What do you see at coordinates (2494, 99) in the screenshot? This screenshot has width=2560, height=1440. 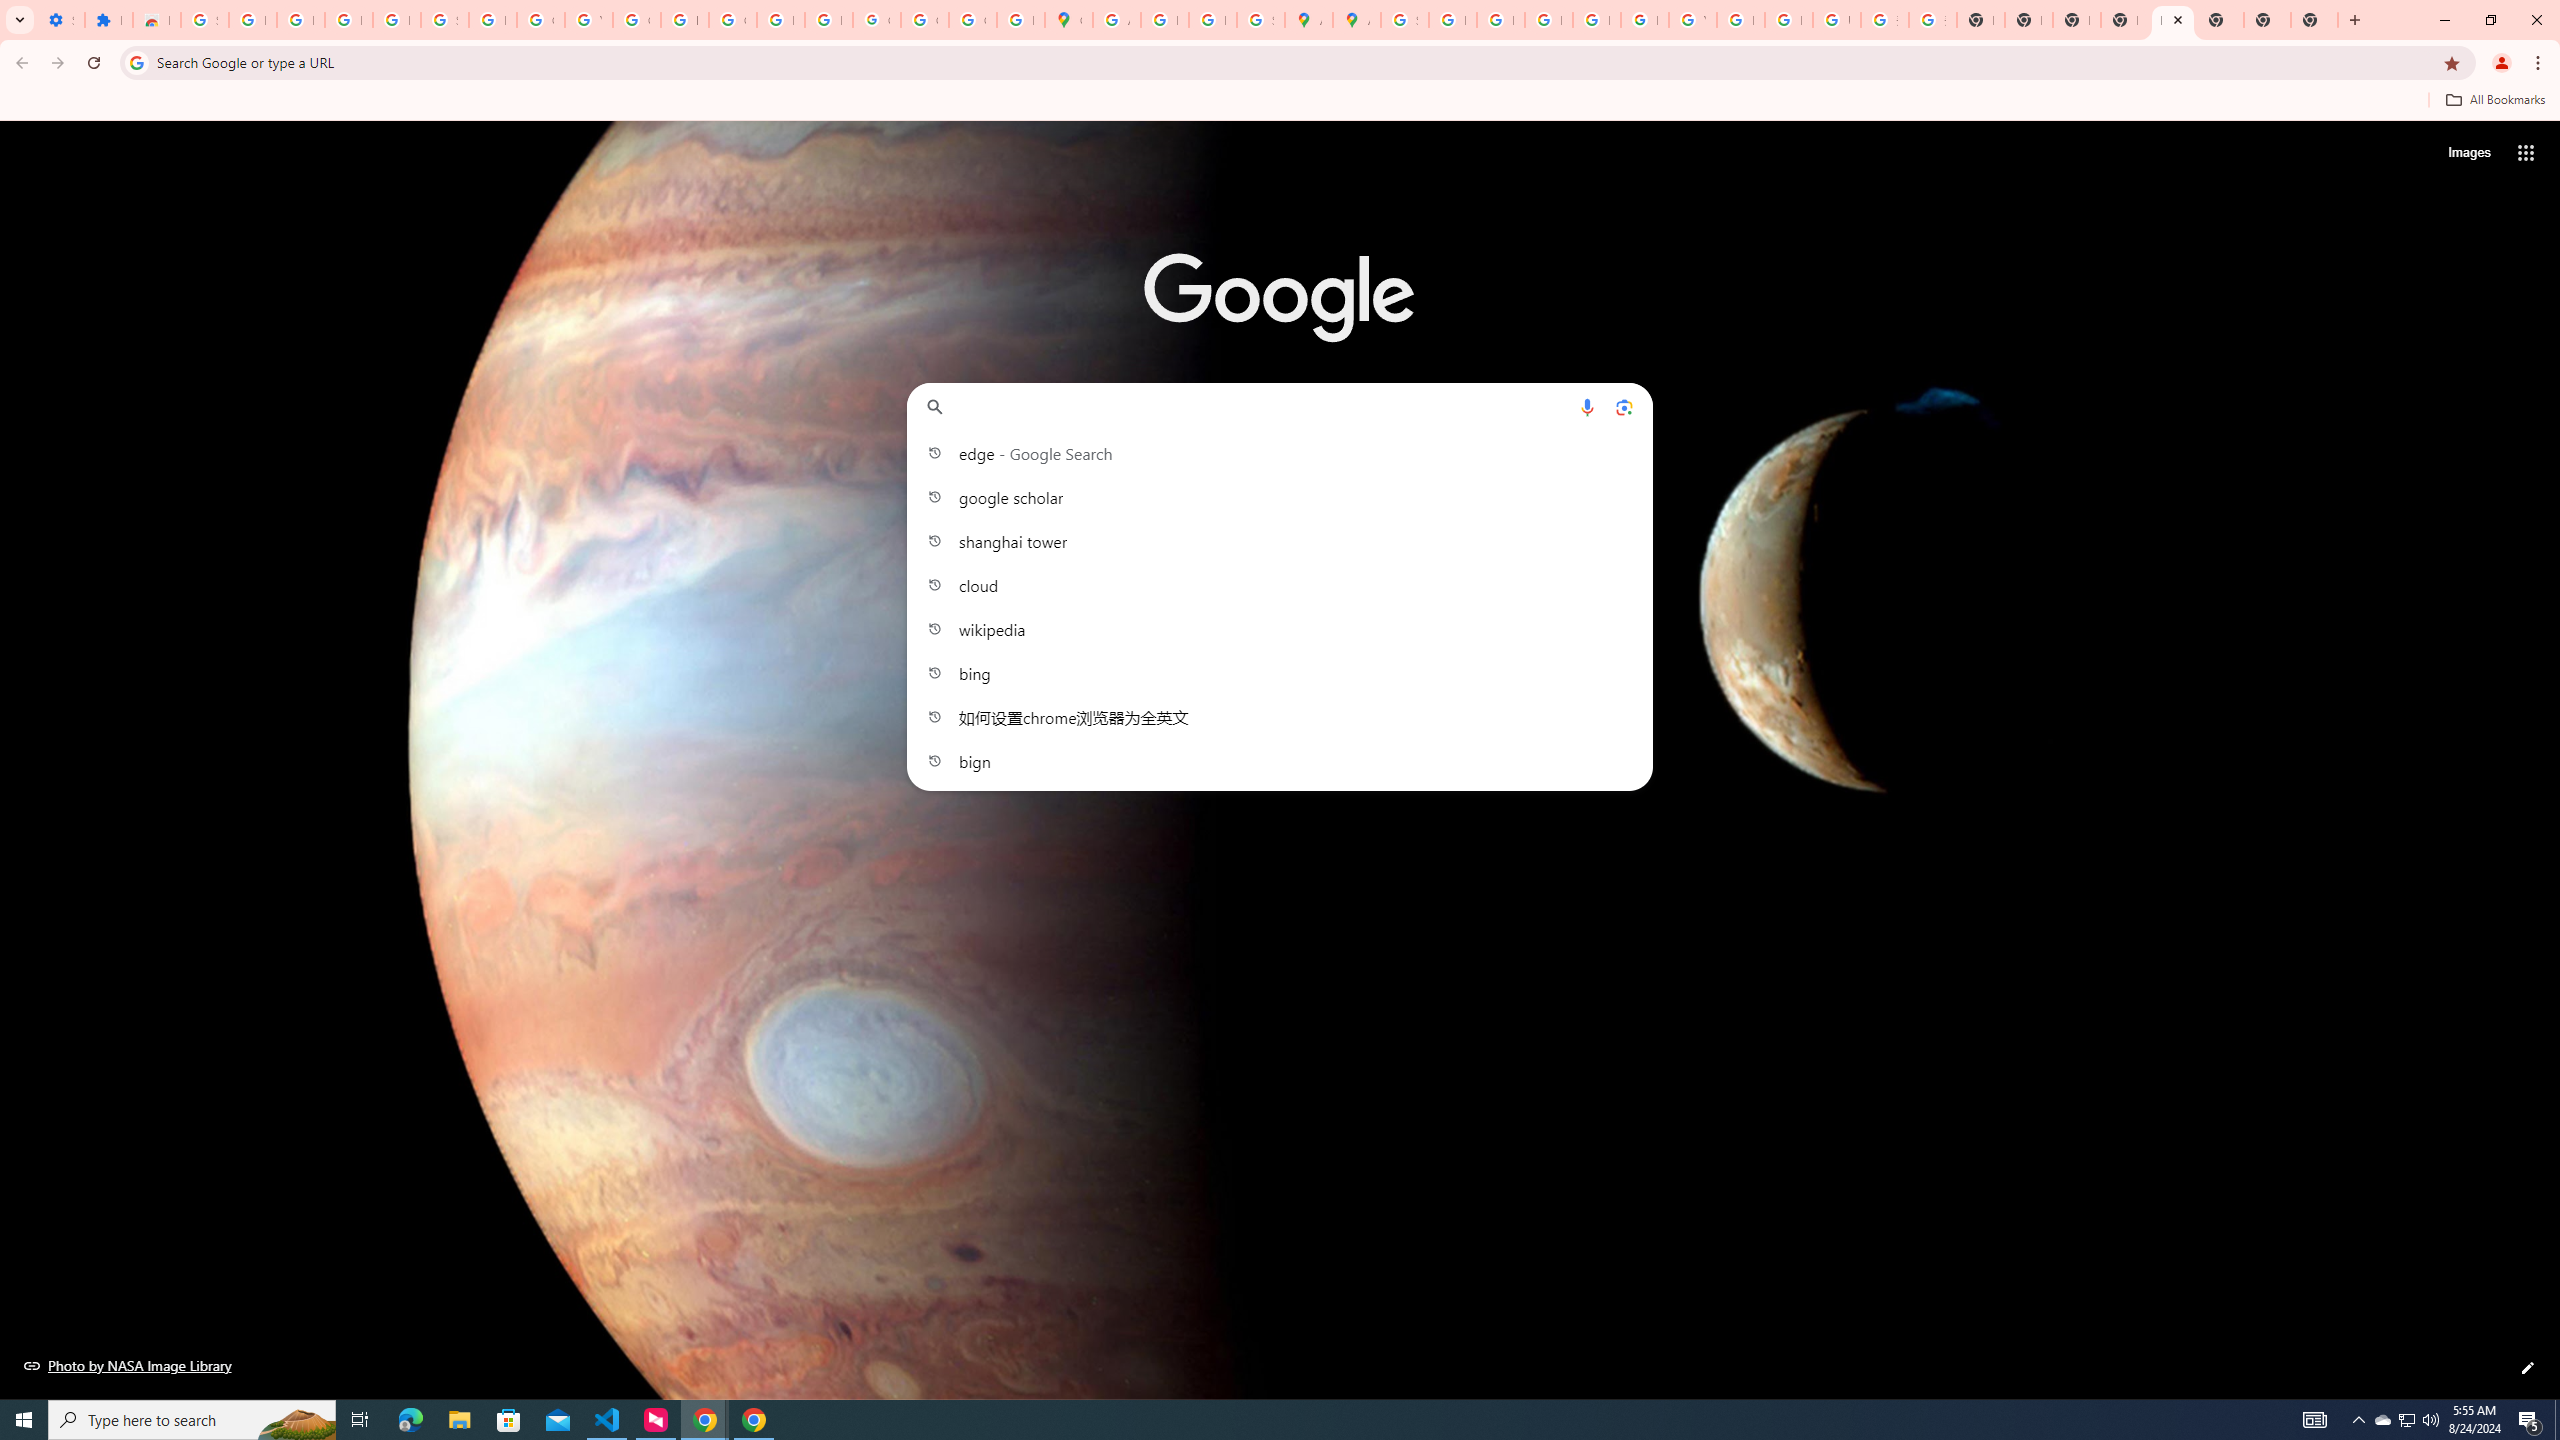 I see `'All Bookmarks'` at bounding box center [2494, 99].